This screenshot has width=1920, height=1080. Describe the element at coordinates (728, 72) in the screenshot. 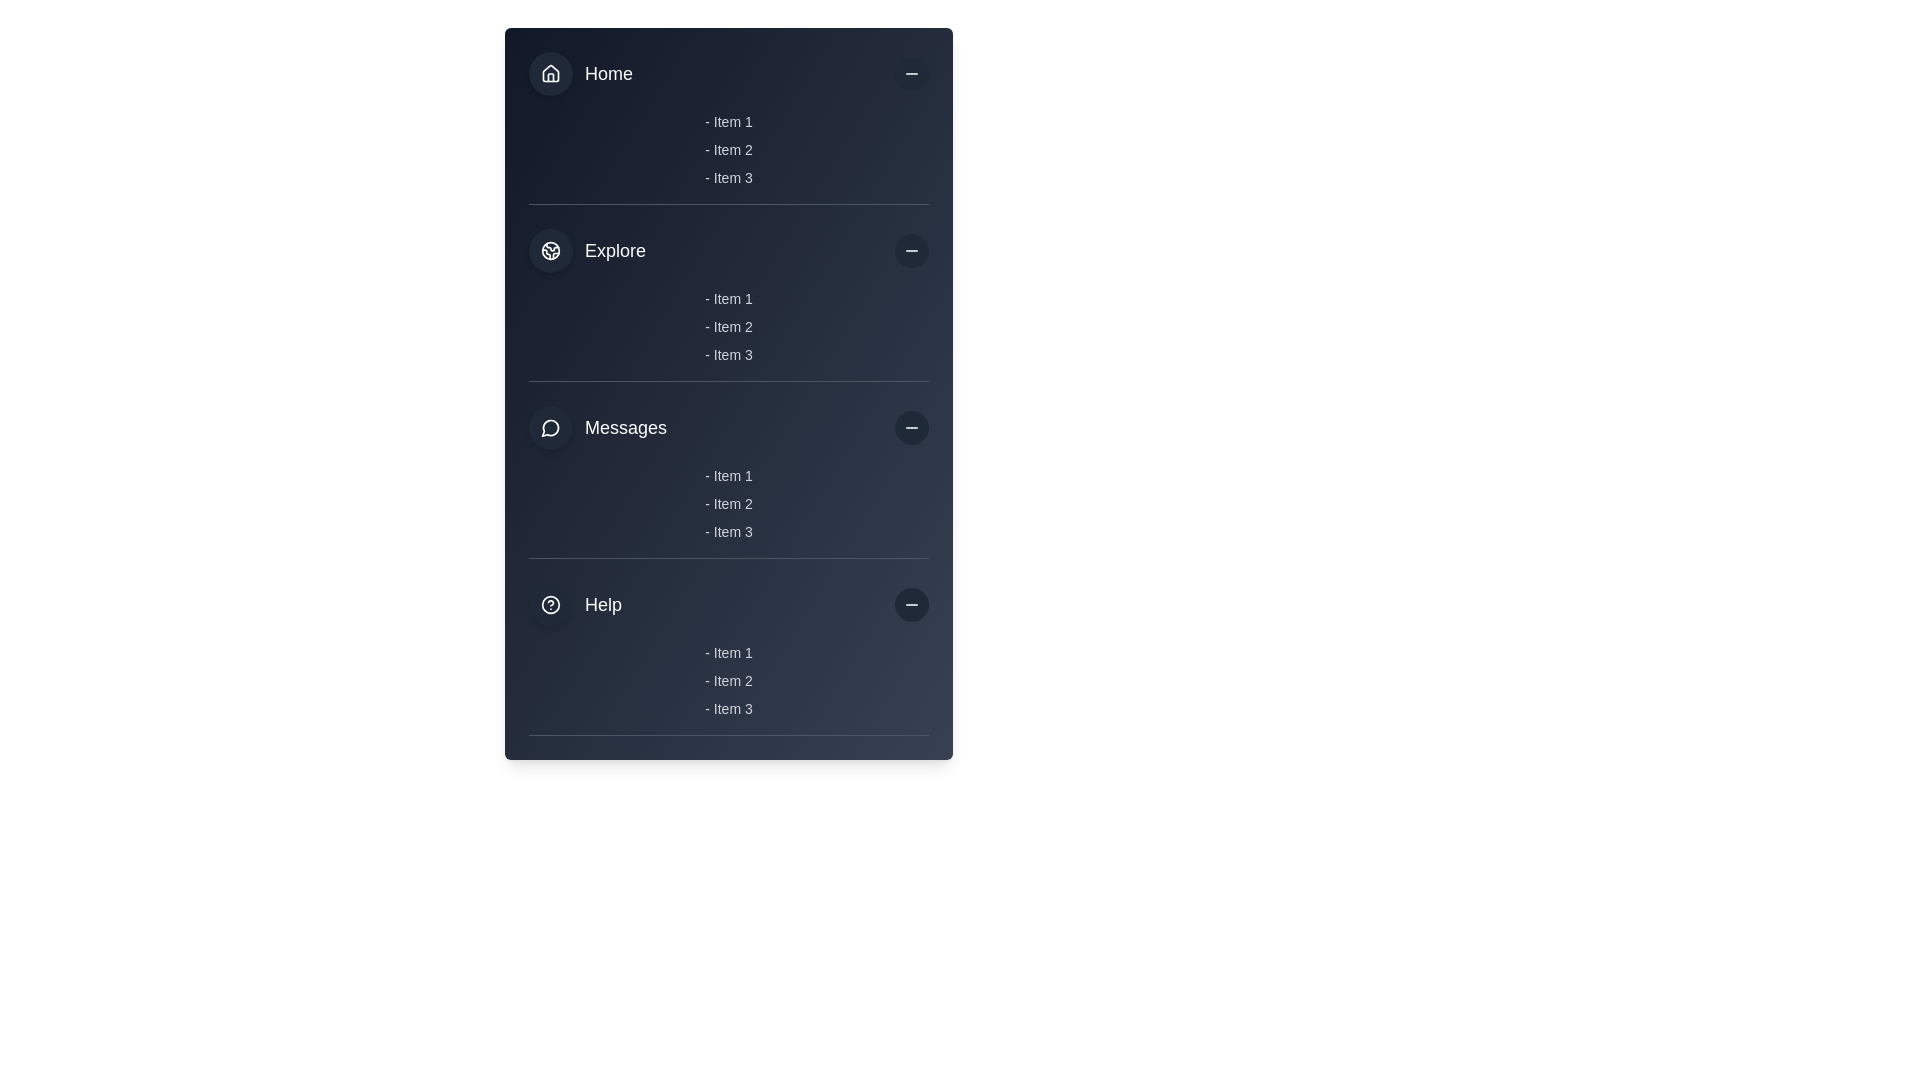

I see `to select the 'Home' menu item located at the top of the vertical menu list in the application` at that location.